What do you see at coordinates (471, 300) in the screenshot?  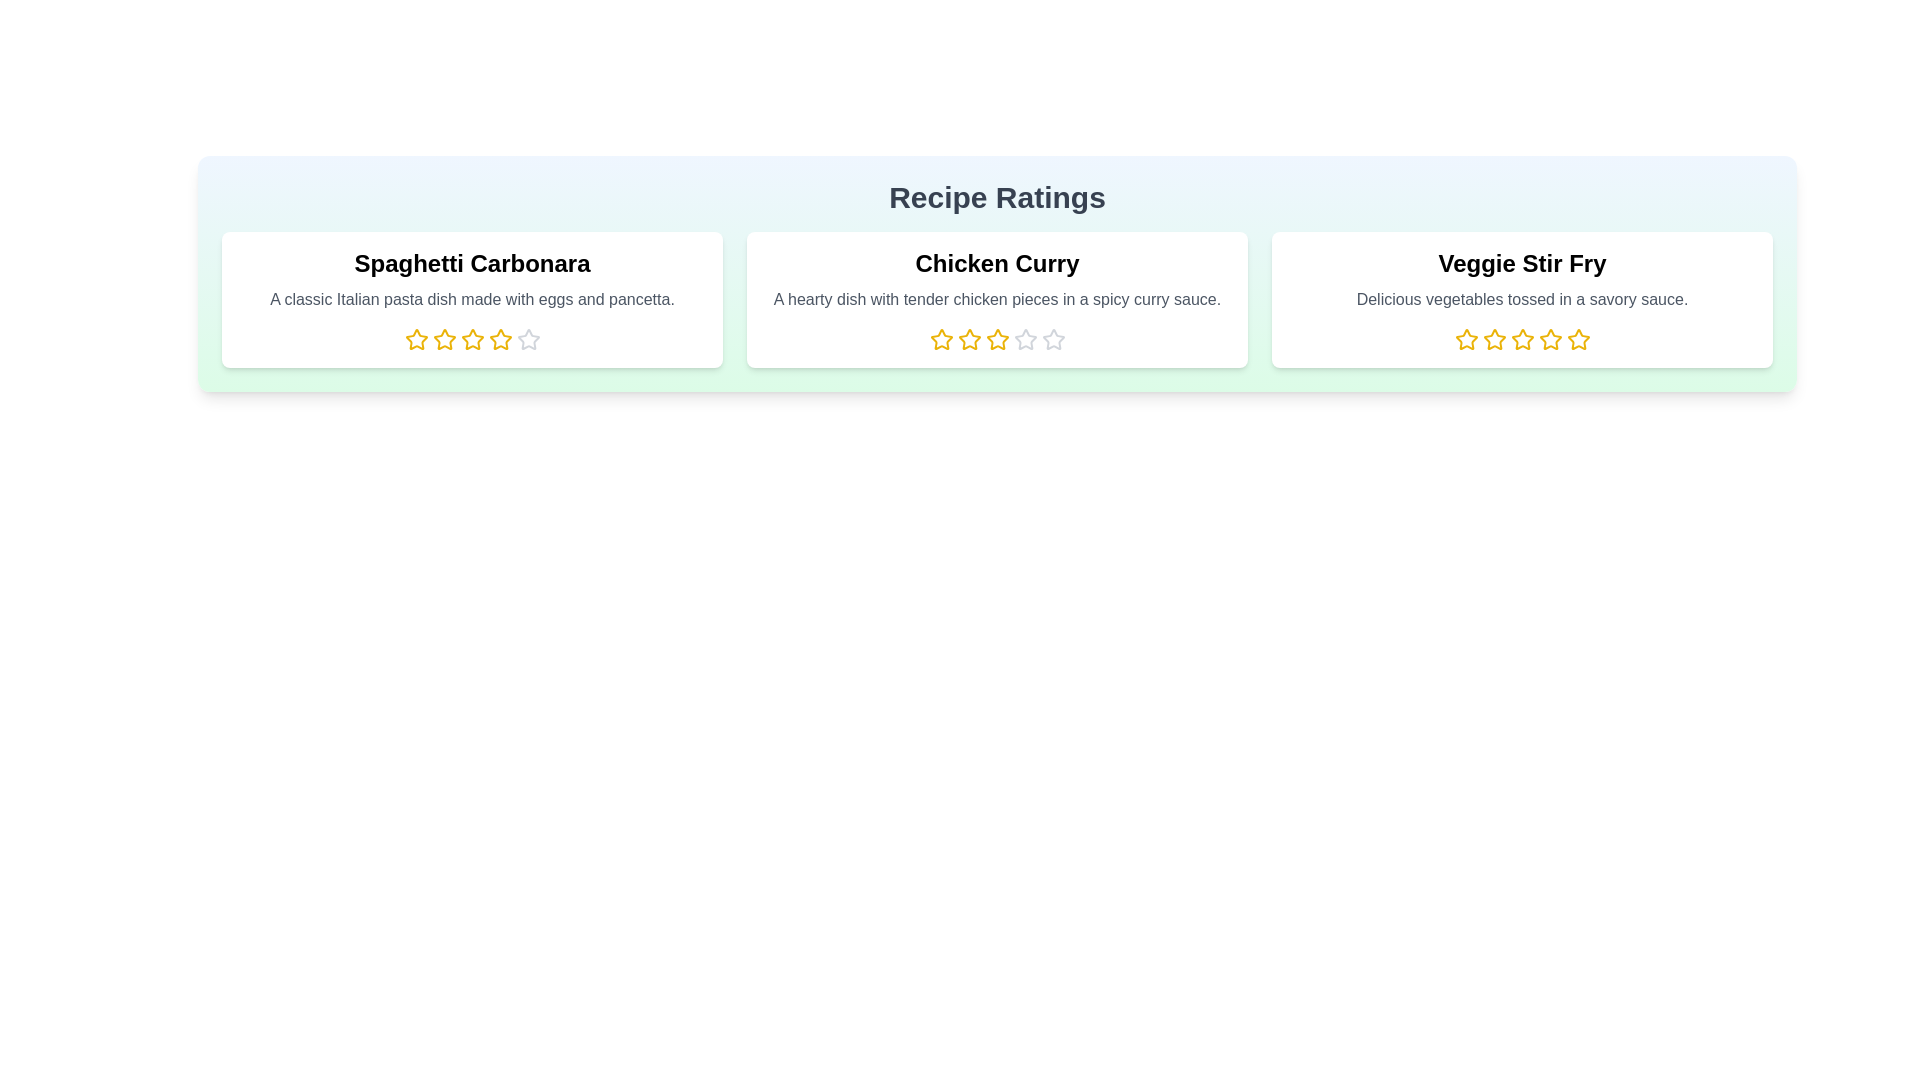 I see `the description of the recipe to read it` at bounding box center [471, 300].